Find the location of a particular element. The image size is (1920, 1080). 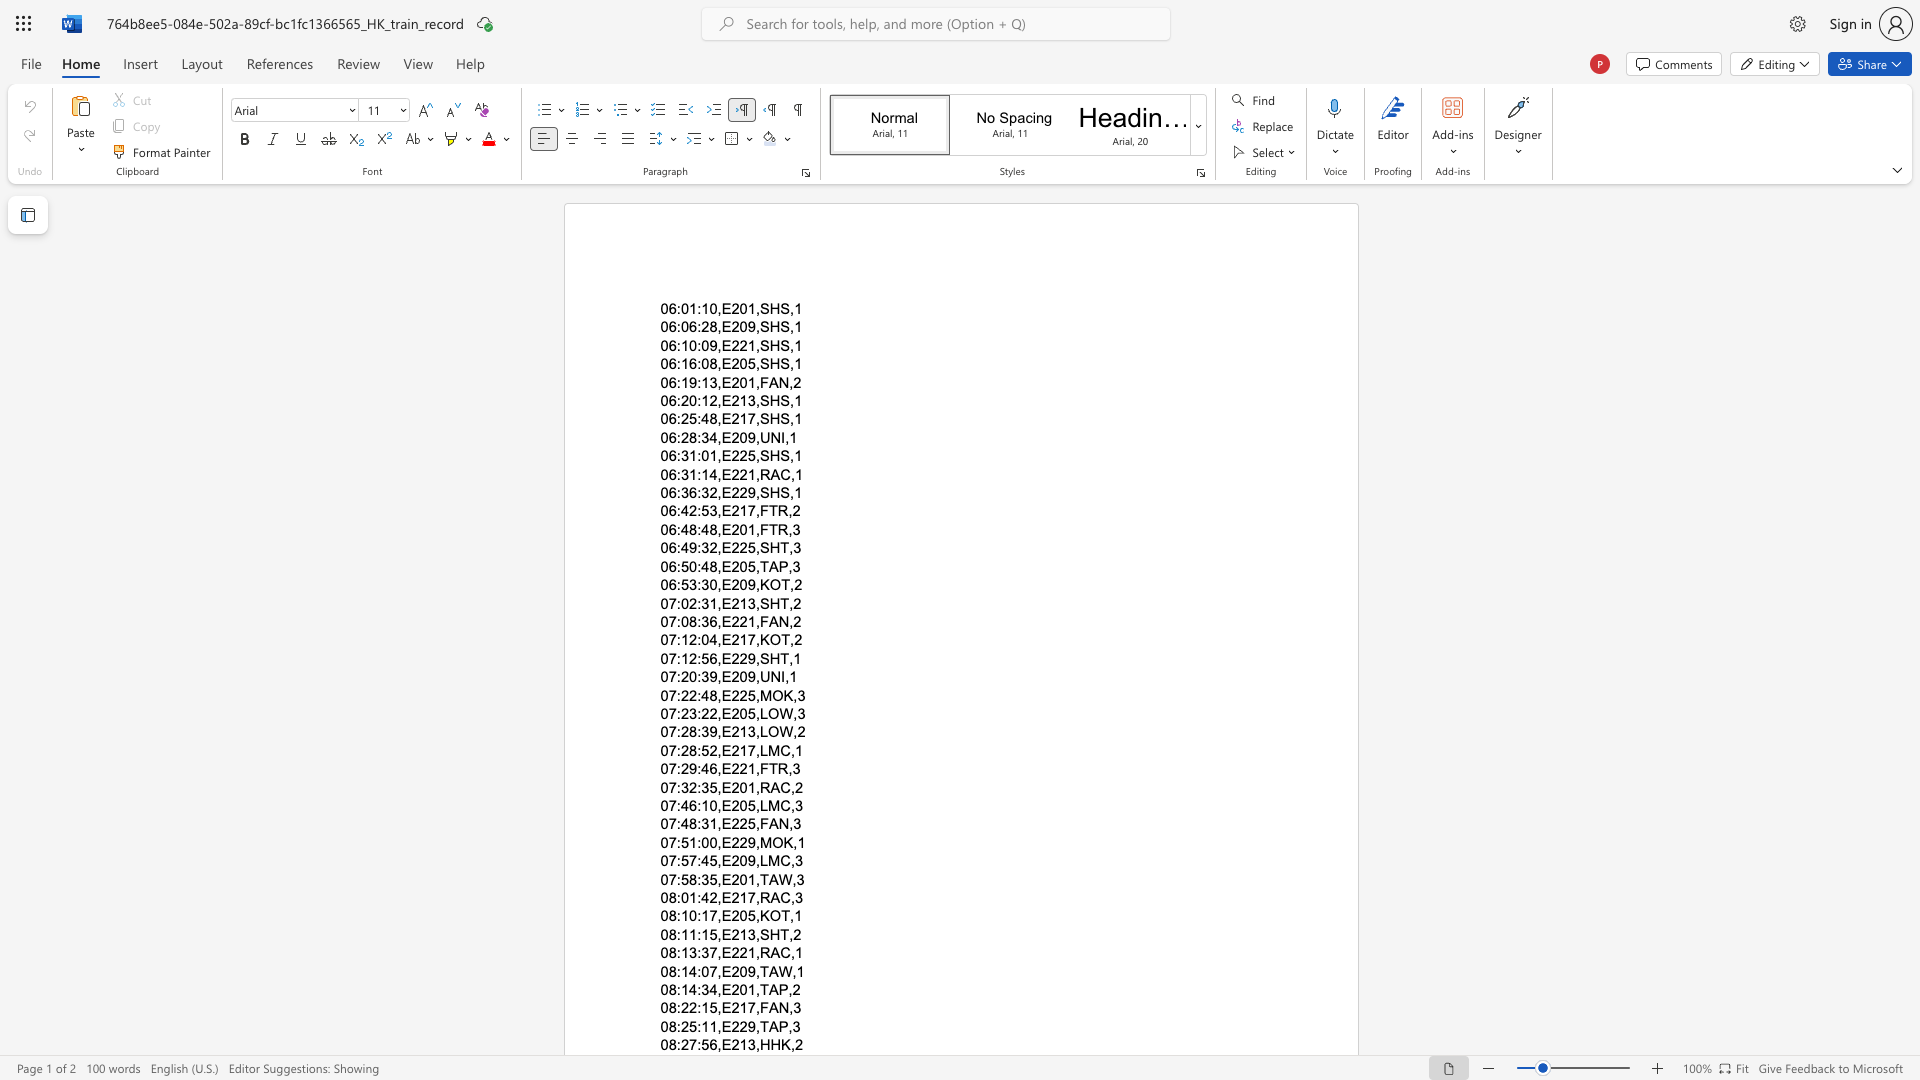

the subset text ":20:12,E213,SHS," within the text "06:20:12,E213,SHS,1" is located at coordinates (676, 401).